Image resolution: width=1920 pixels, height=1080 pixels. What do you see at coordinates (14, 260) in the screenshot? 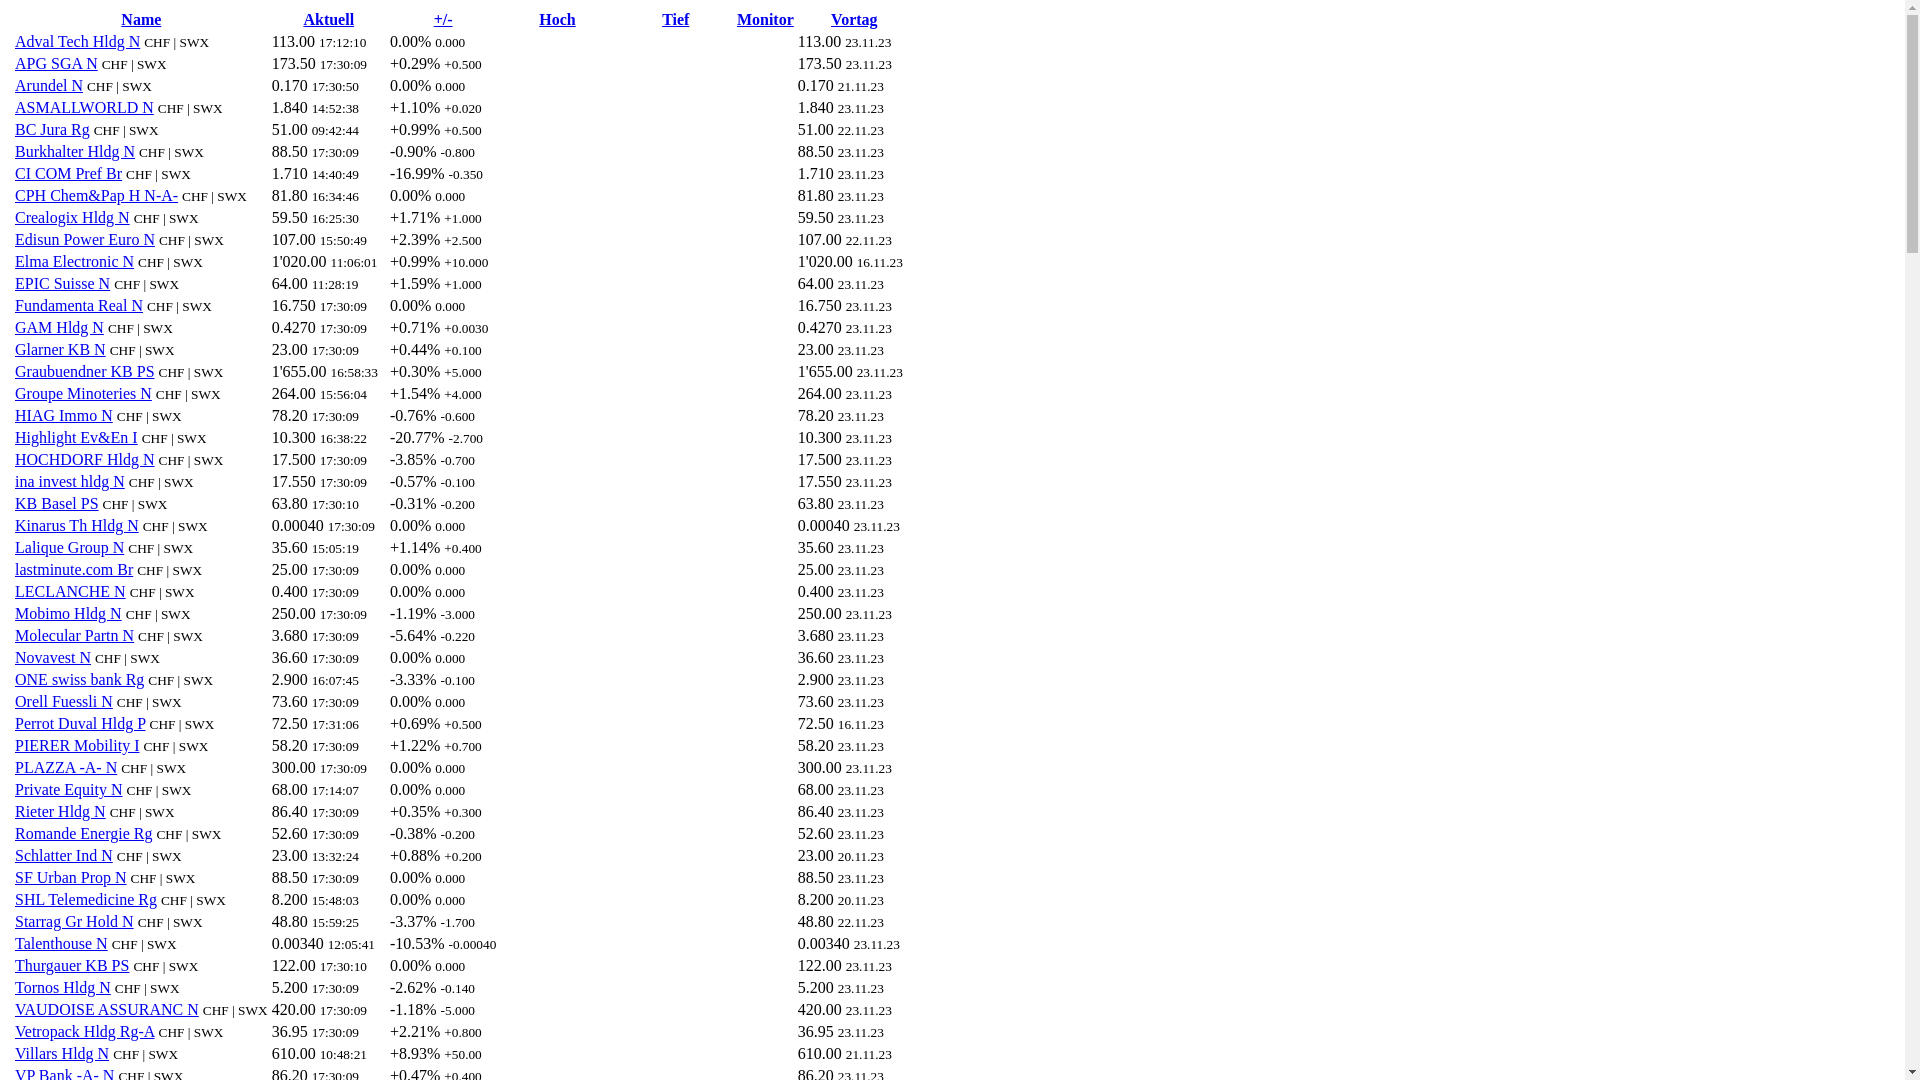
I see `'Elma Electronic N'` at bounding box center [14, 260].